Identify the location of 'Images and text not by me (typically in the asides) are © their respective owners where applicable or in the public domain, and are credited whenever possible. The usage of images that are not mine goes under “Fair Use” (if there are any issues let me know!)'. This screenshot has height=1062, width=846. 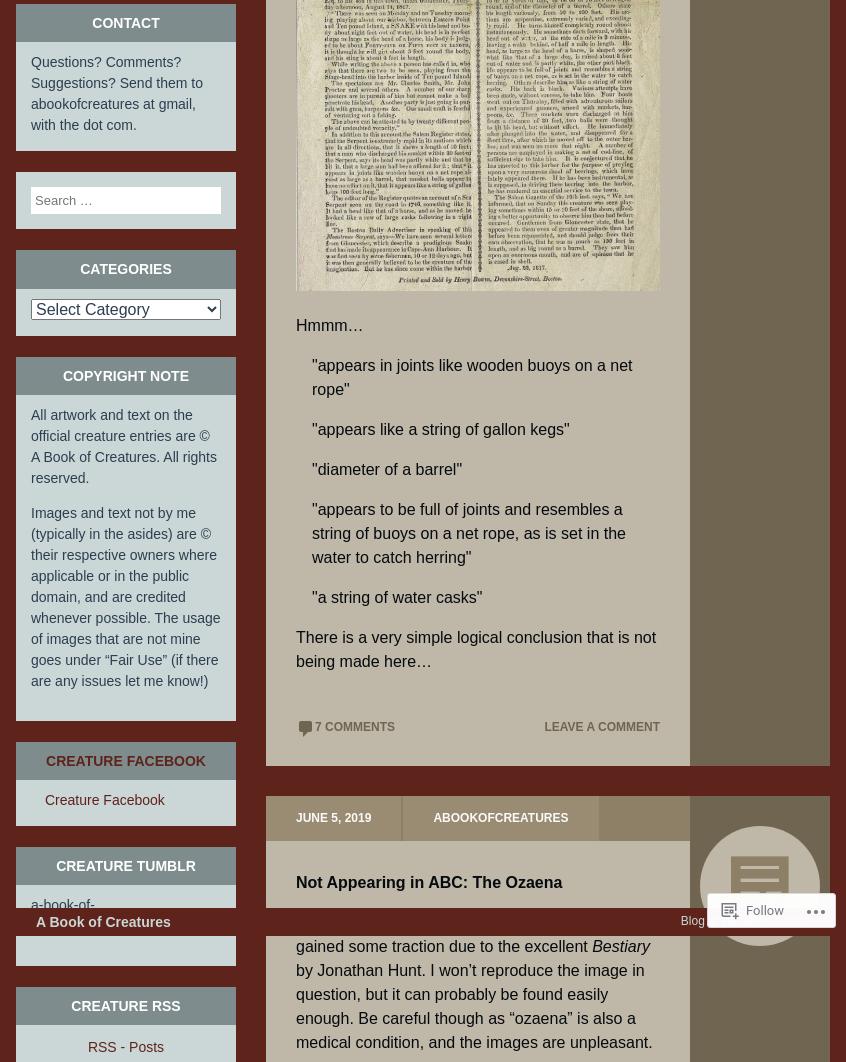
(125, 595).